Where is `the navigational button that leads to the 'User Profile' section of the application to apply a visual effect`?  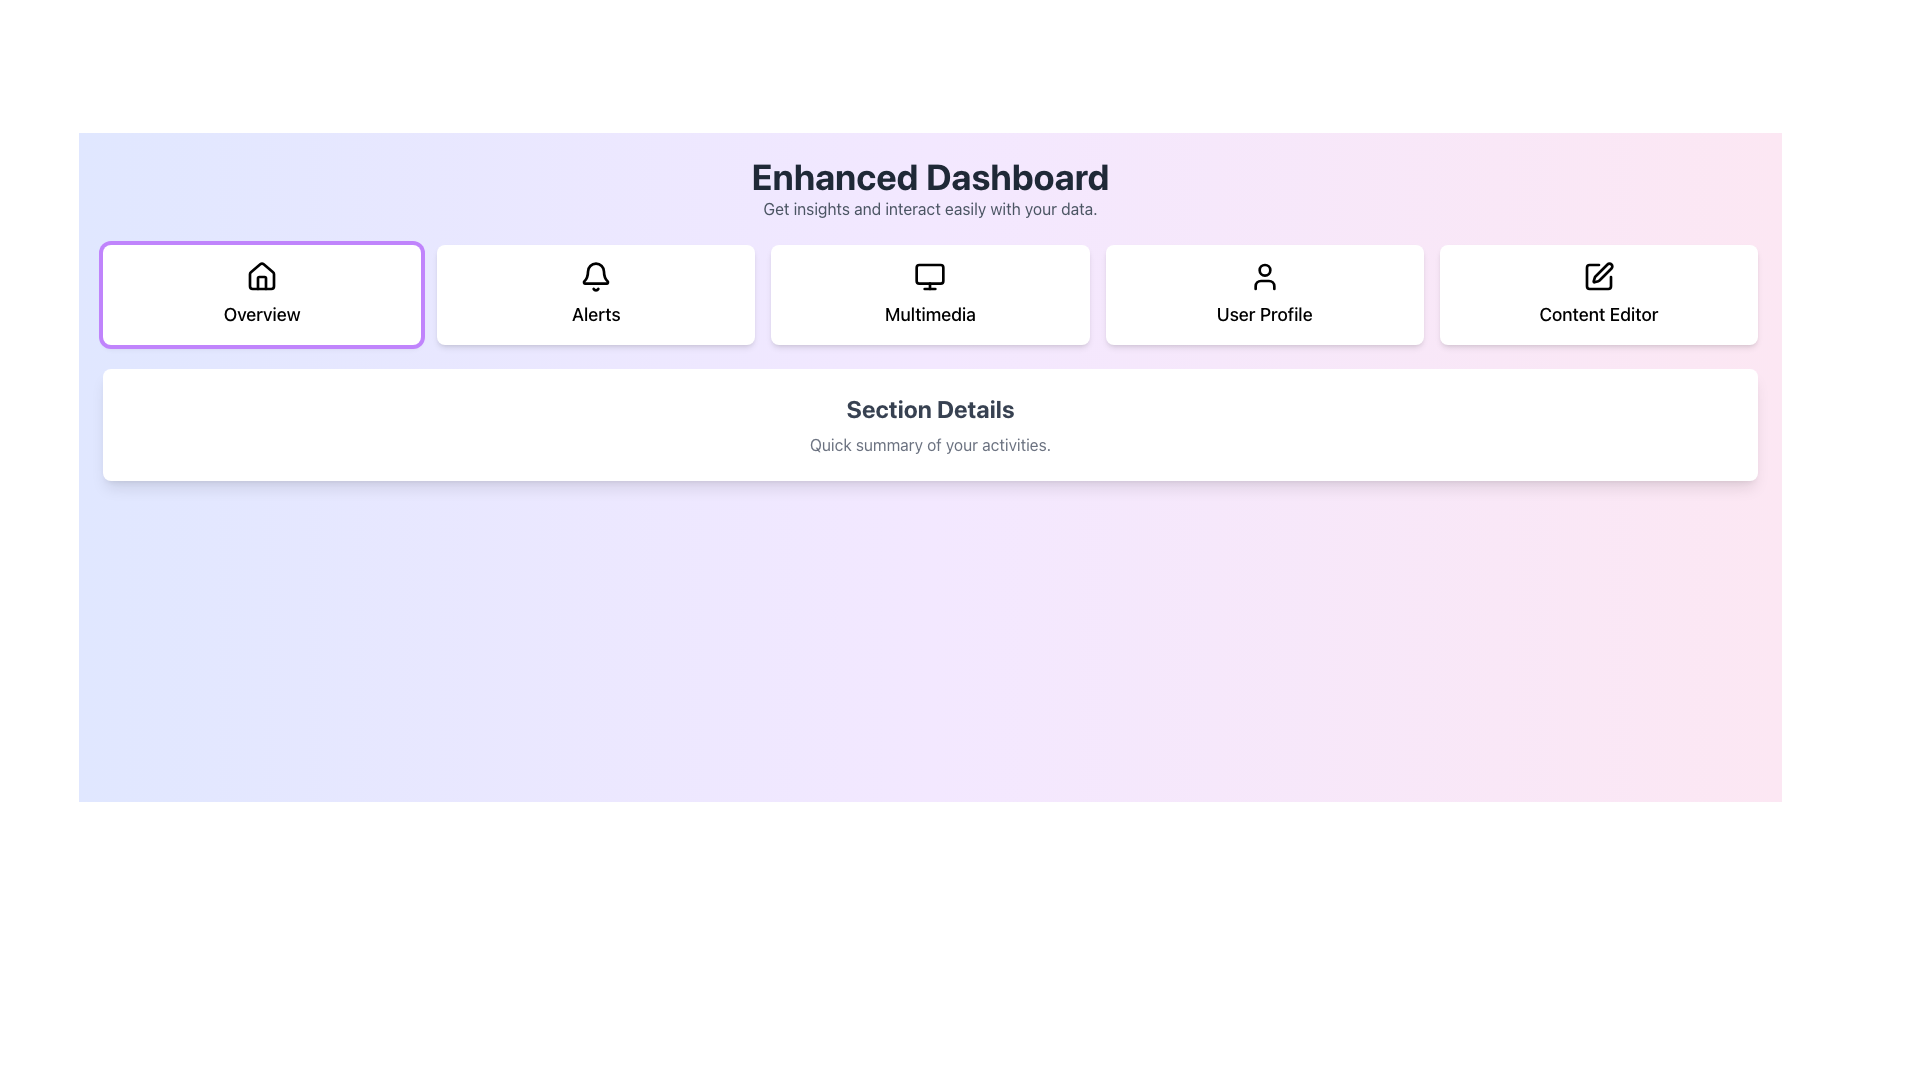 the navigational button that leads to the 'User Profile' section of the application to apply a visual effect is located at coordinates (1263, 294).